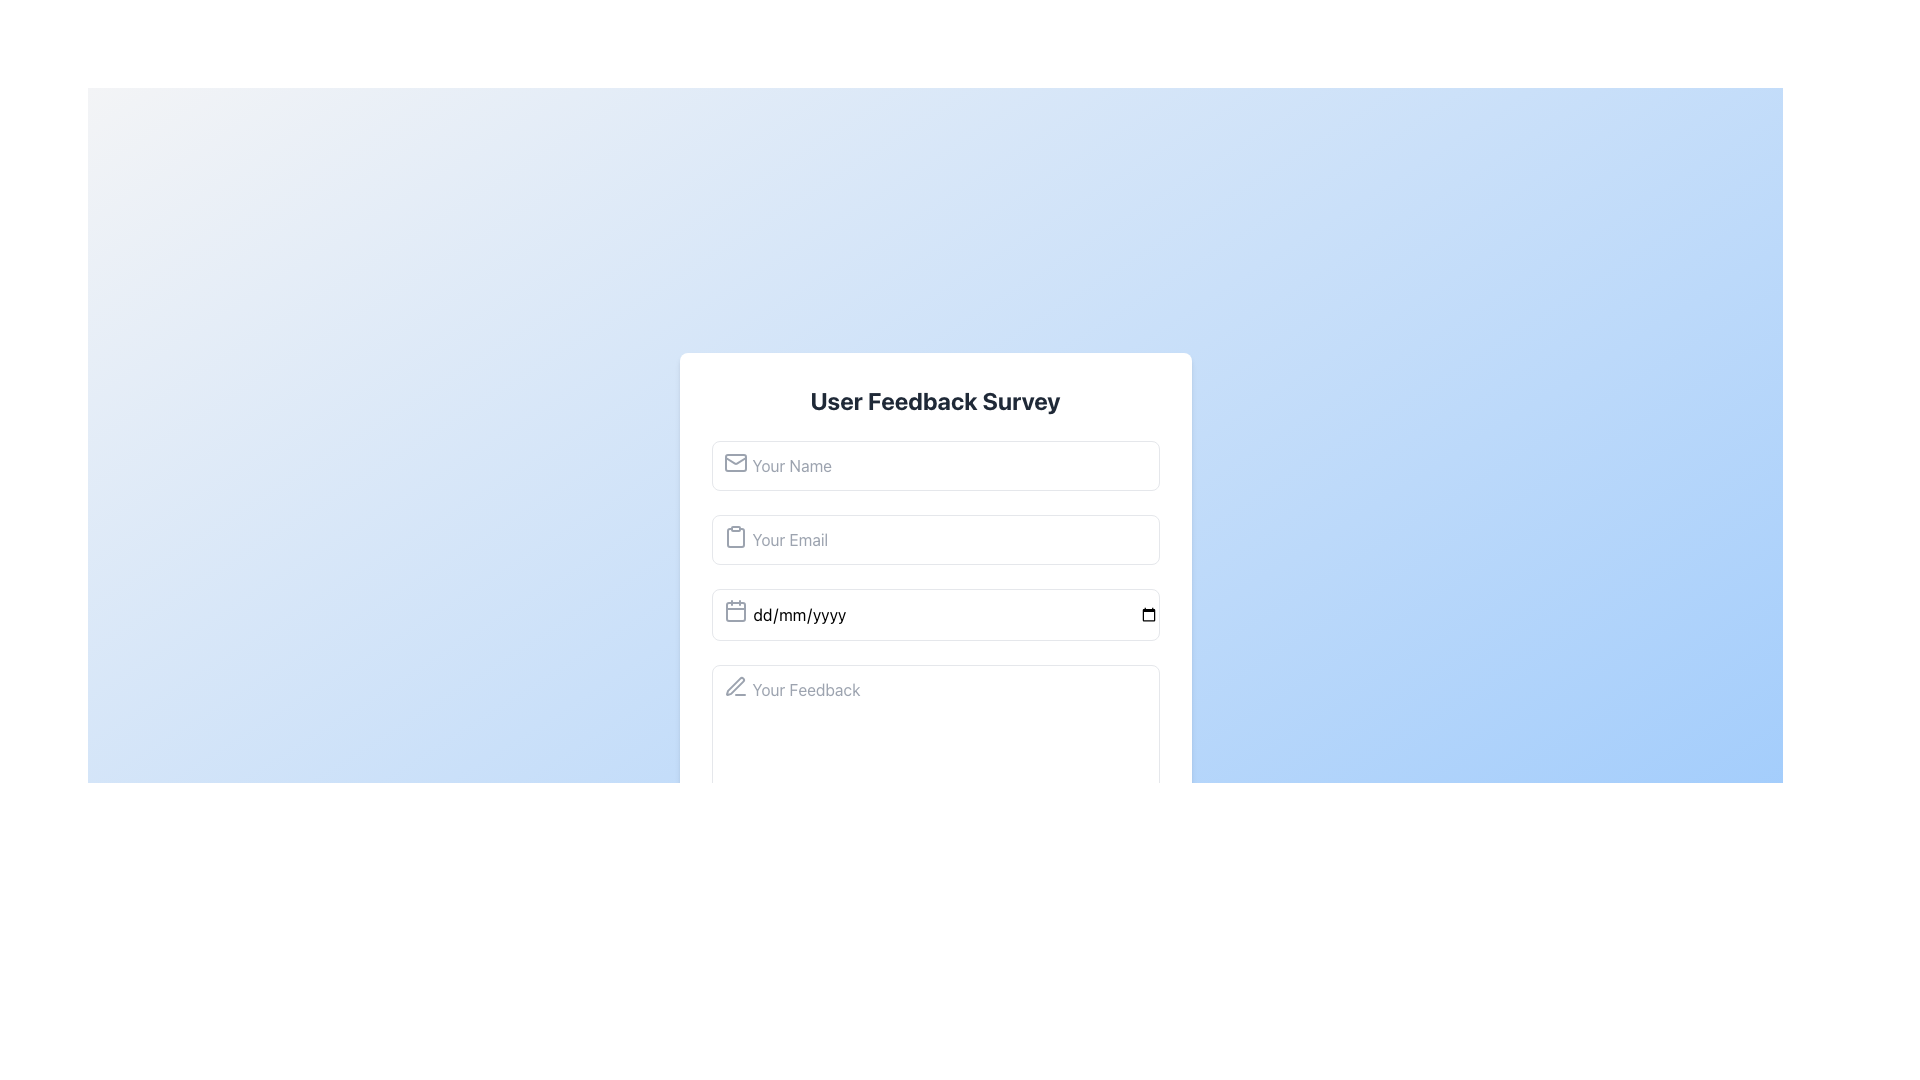 The height and width of the screenshot is (1080, 1920). Describe the element at coordinates (734, 685) in the screenshot. I see `the pen icon located to the left of the 'Your Feedback' multiline text input field, indicating that this field is for writing feedback` at that location.